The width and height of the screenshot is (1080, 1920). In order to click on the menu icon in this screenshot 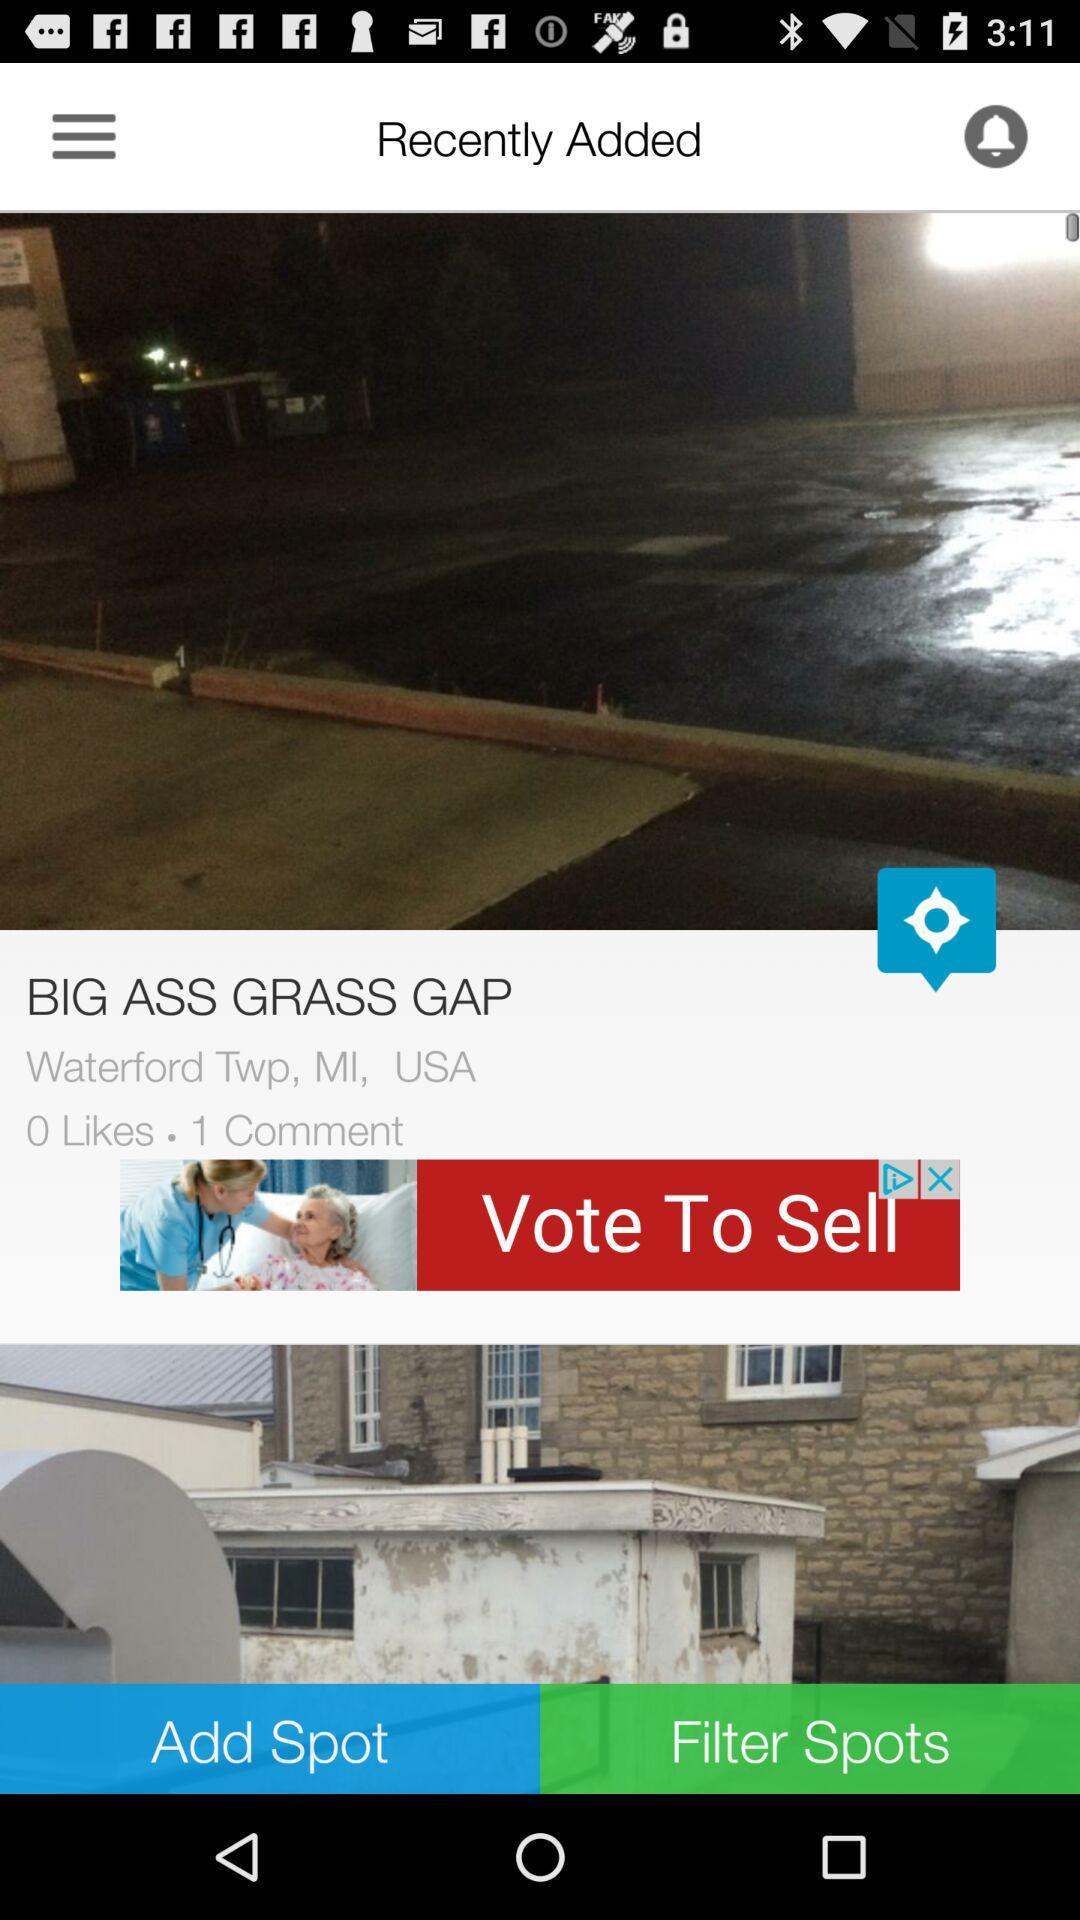, I will do `click(83, 145)`.